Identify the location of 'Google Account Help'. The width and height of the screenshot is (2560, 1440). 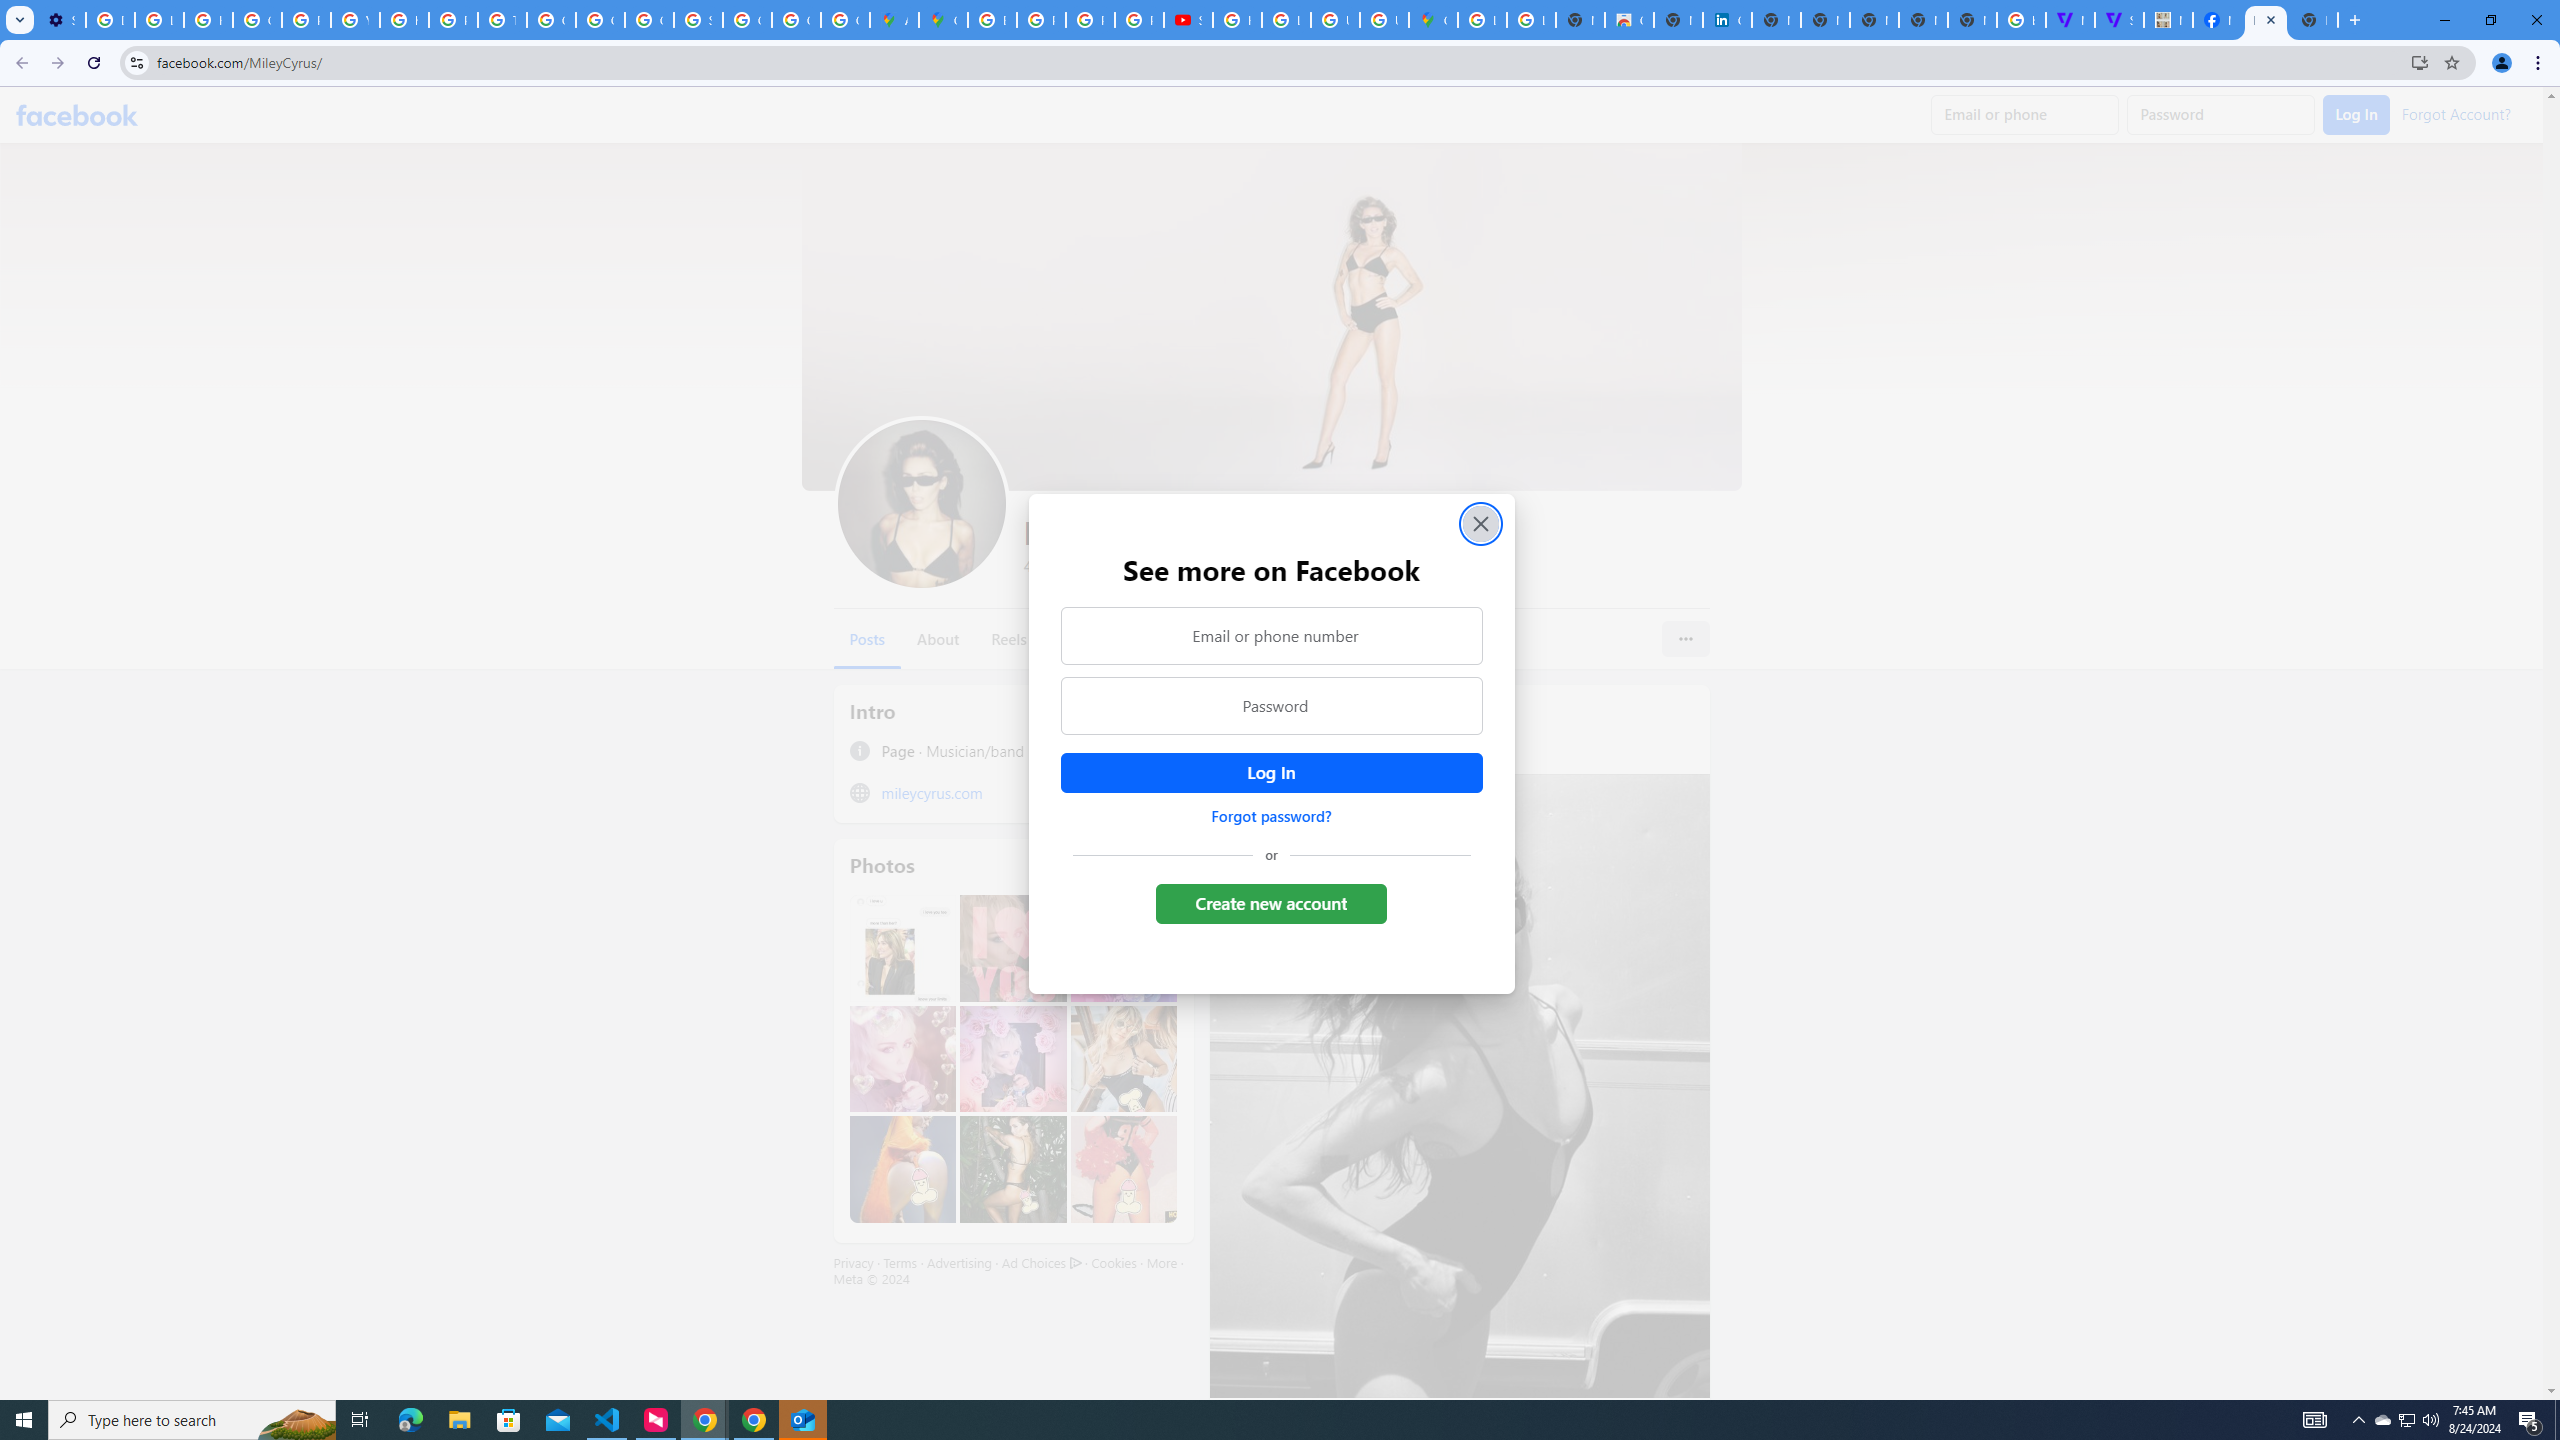
(257, 19).